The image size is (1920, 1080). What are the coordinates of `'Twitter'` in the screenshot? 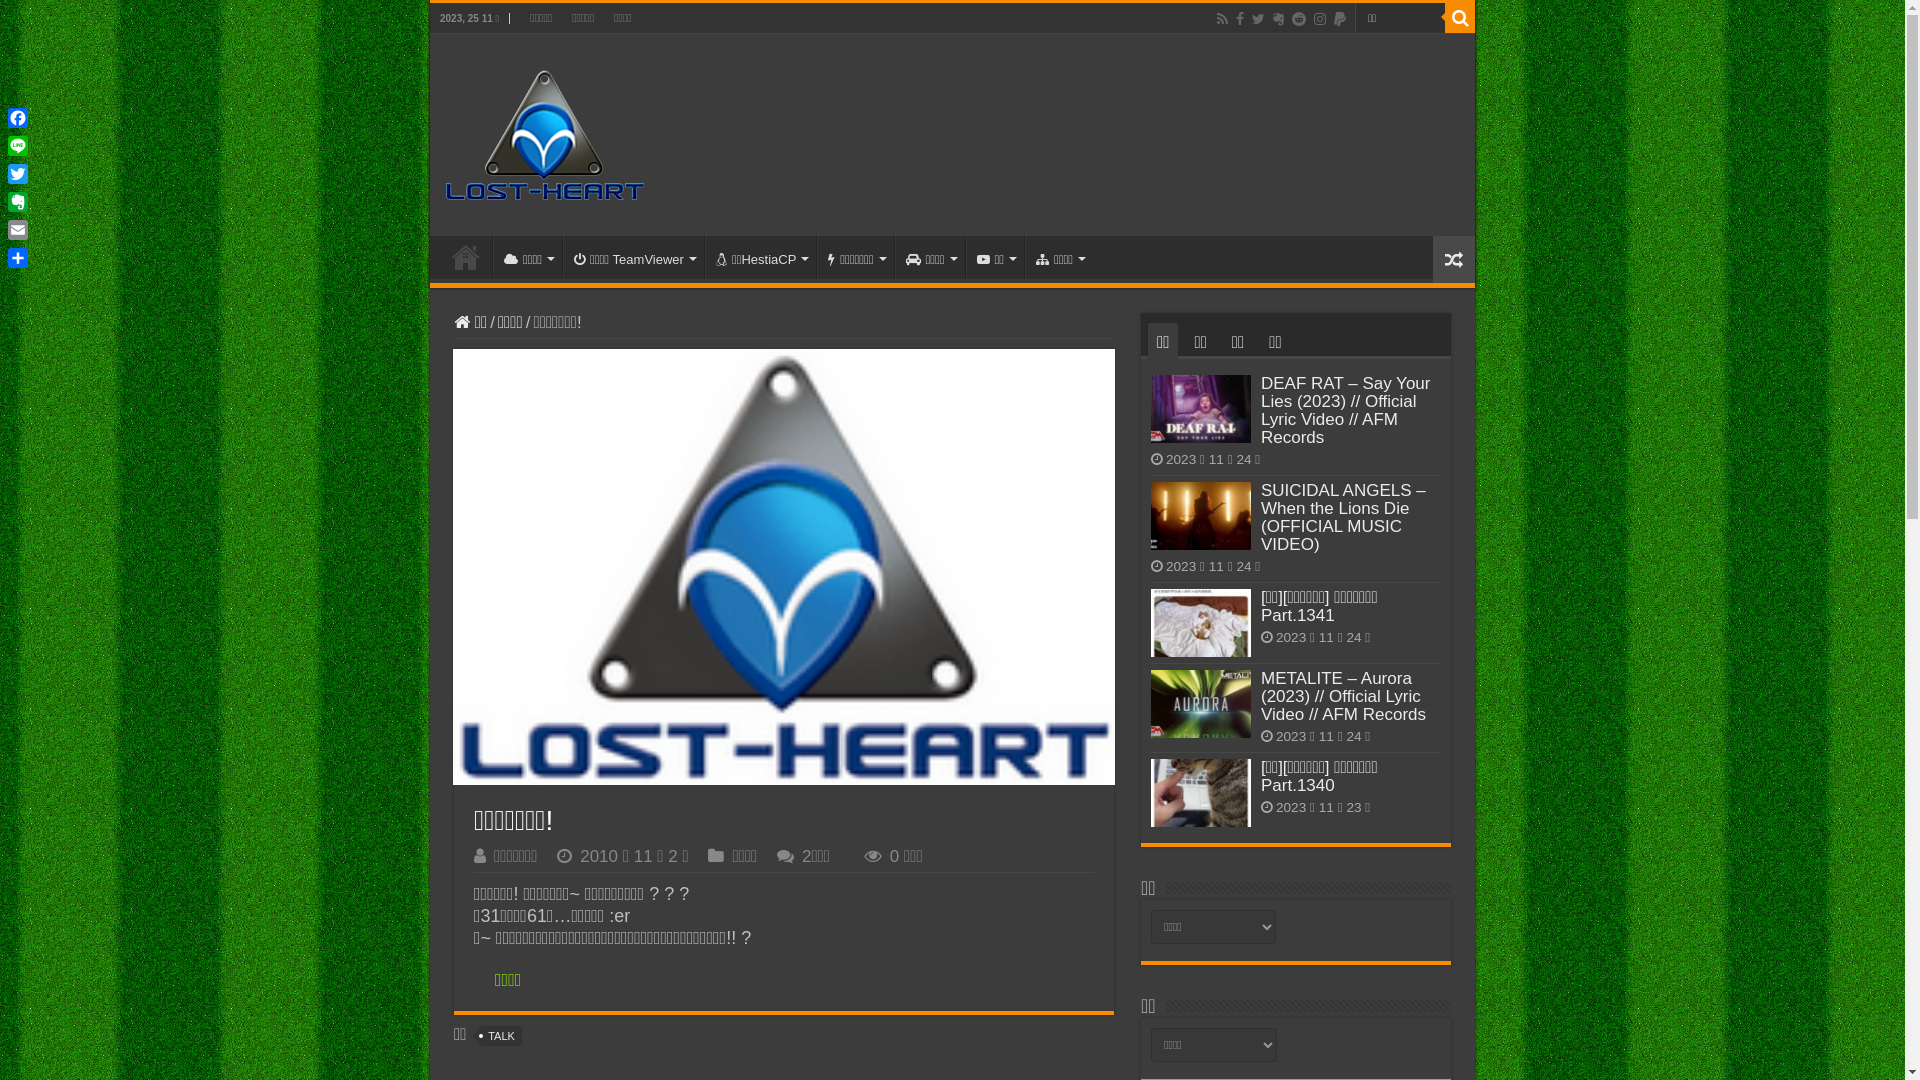 It's located at (18, 172).